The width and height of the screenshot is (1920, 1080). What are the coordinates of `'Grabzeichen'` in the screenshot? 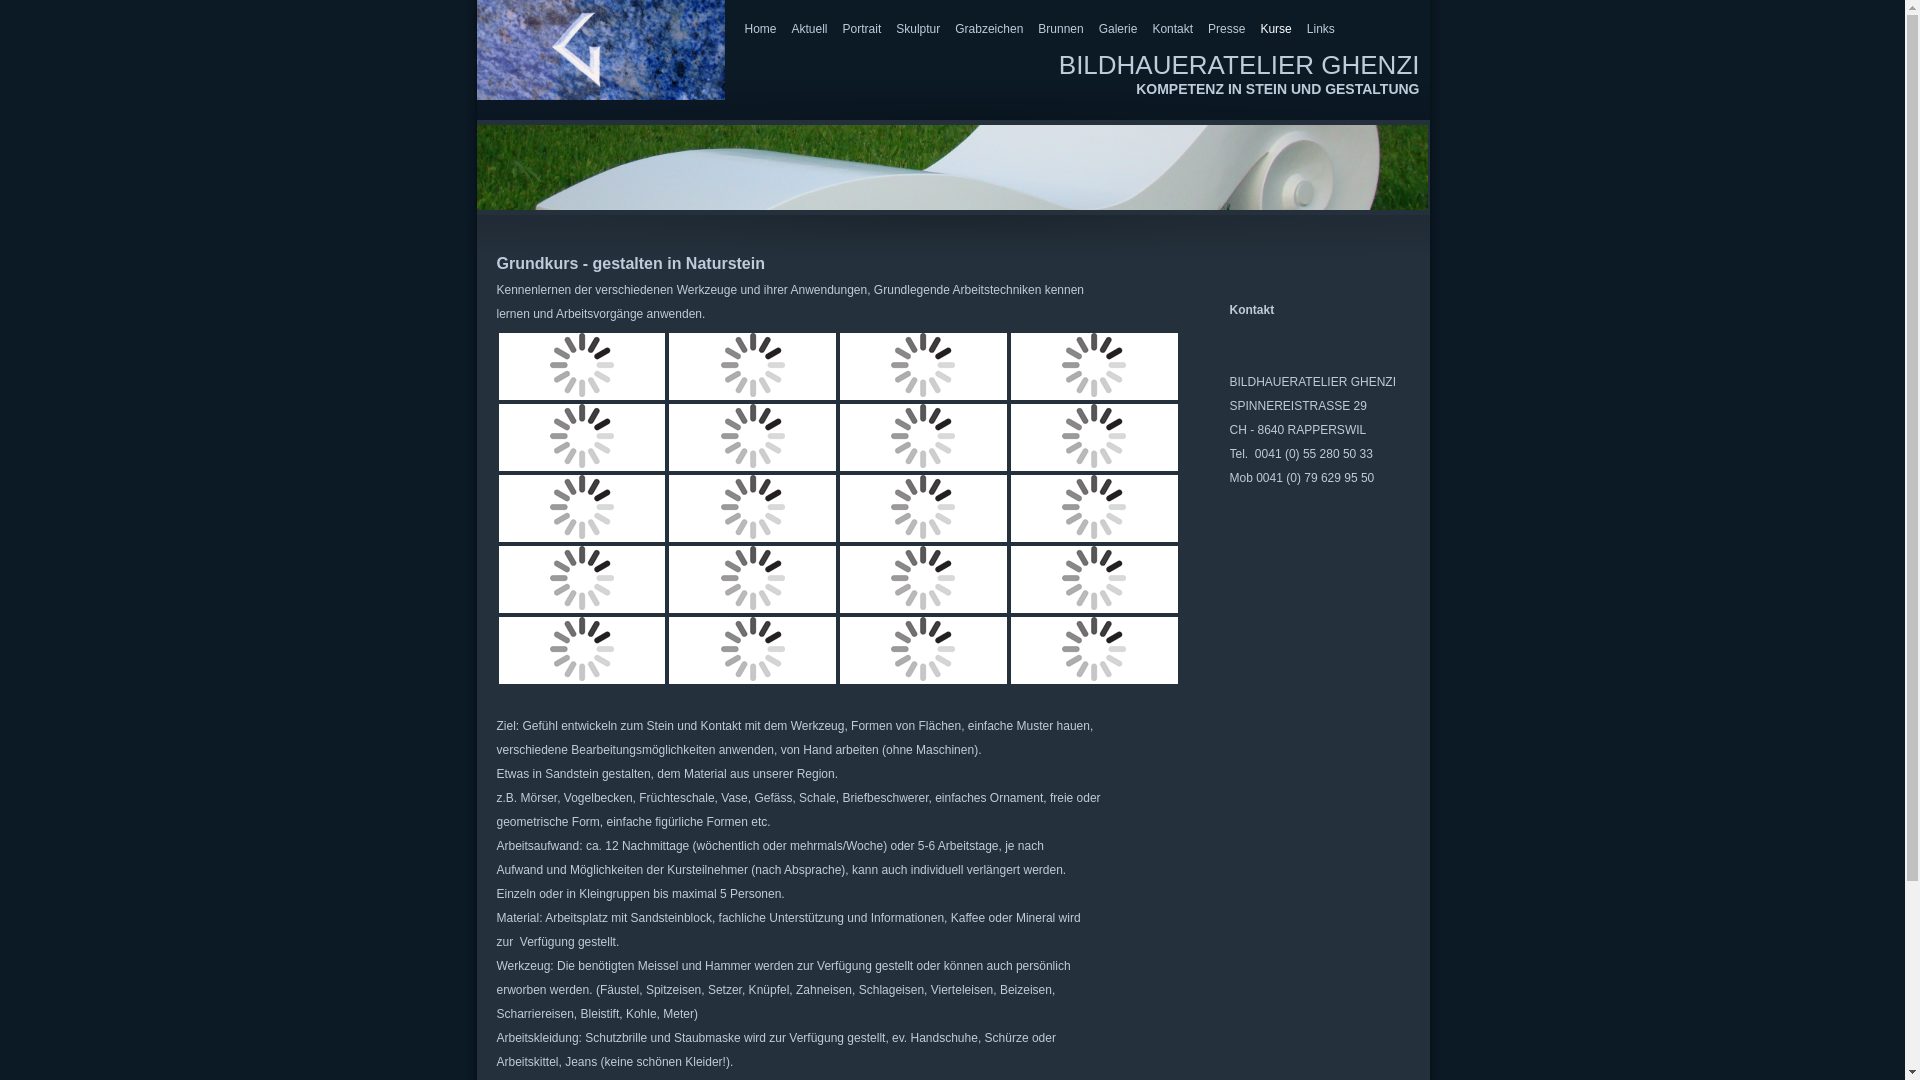 It's located at (954, 29).